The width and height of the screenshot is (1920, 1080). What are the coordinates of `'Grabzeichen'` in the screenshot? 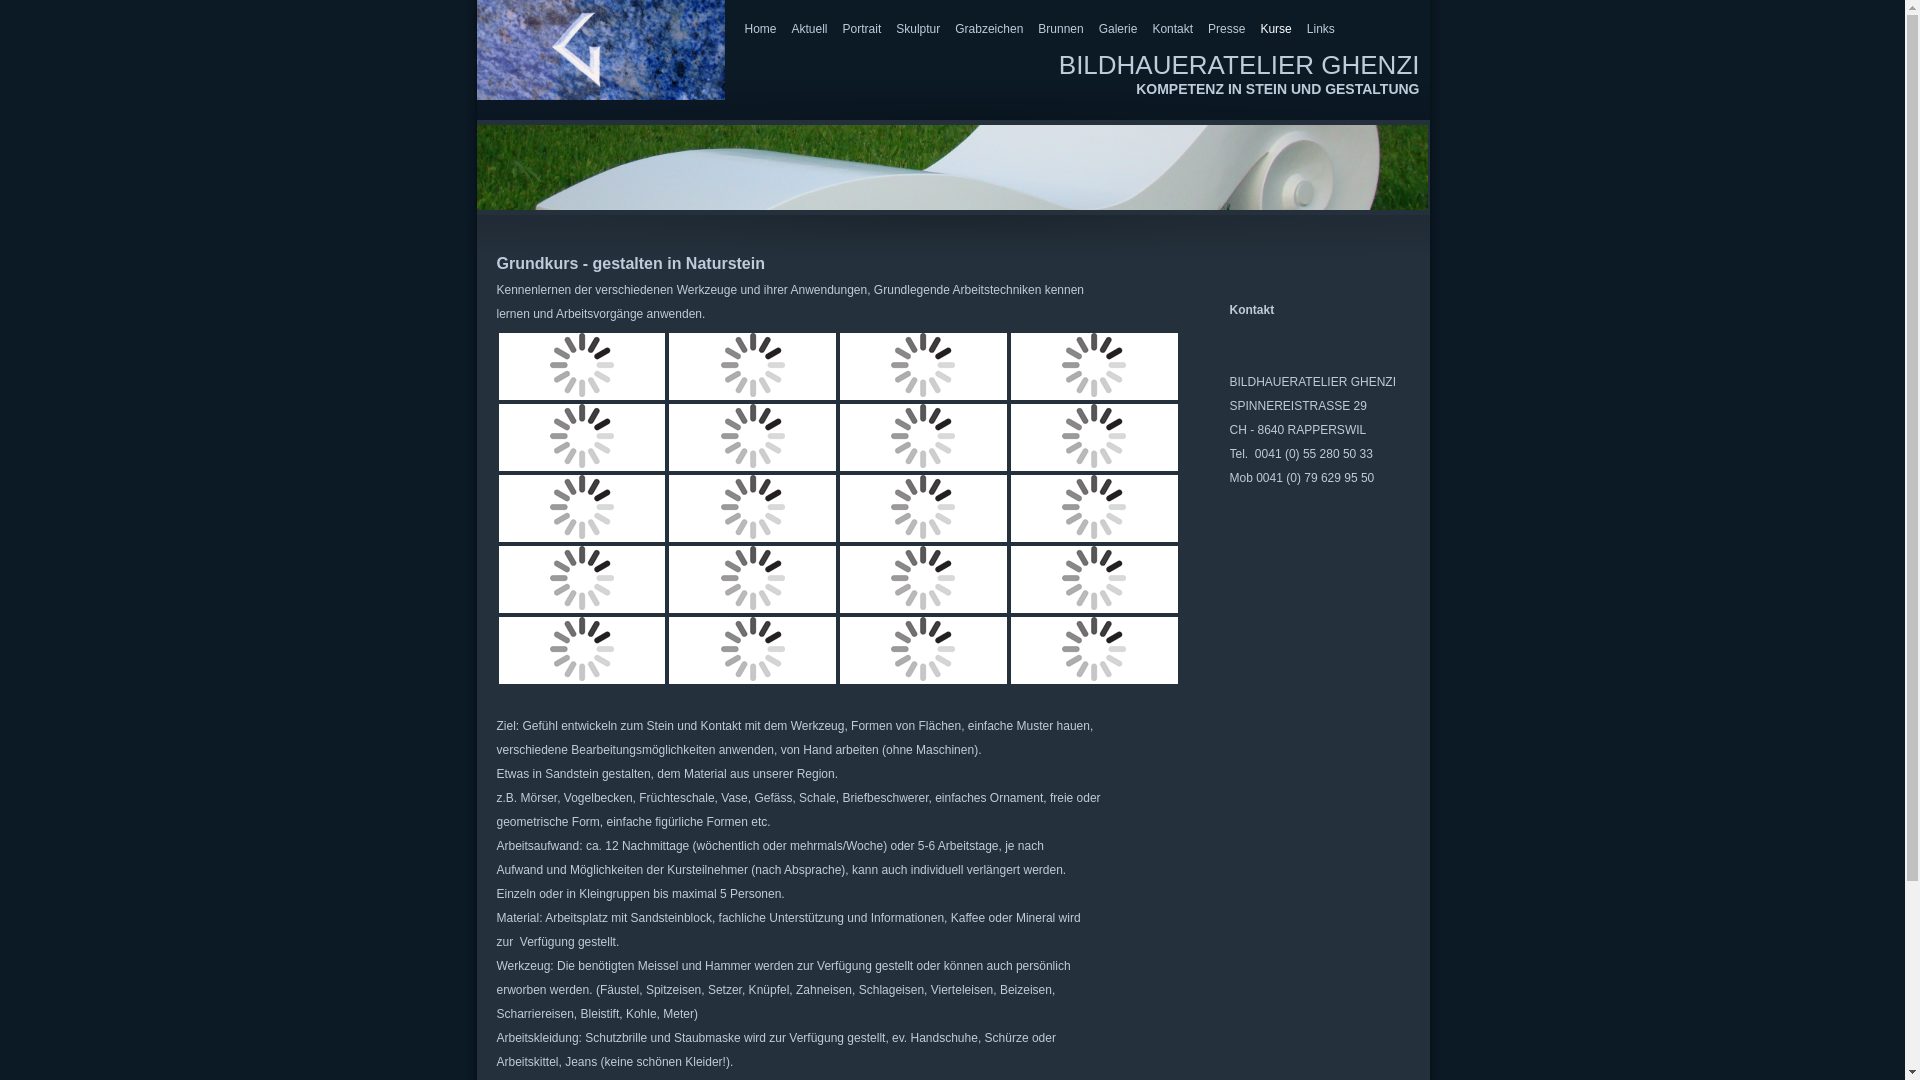 It's located at (954, 29).